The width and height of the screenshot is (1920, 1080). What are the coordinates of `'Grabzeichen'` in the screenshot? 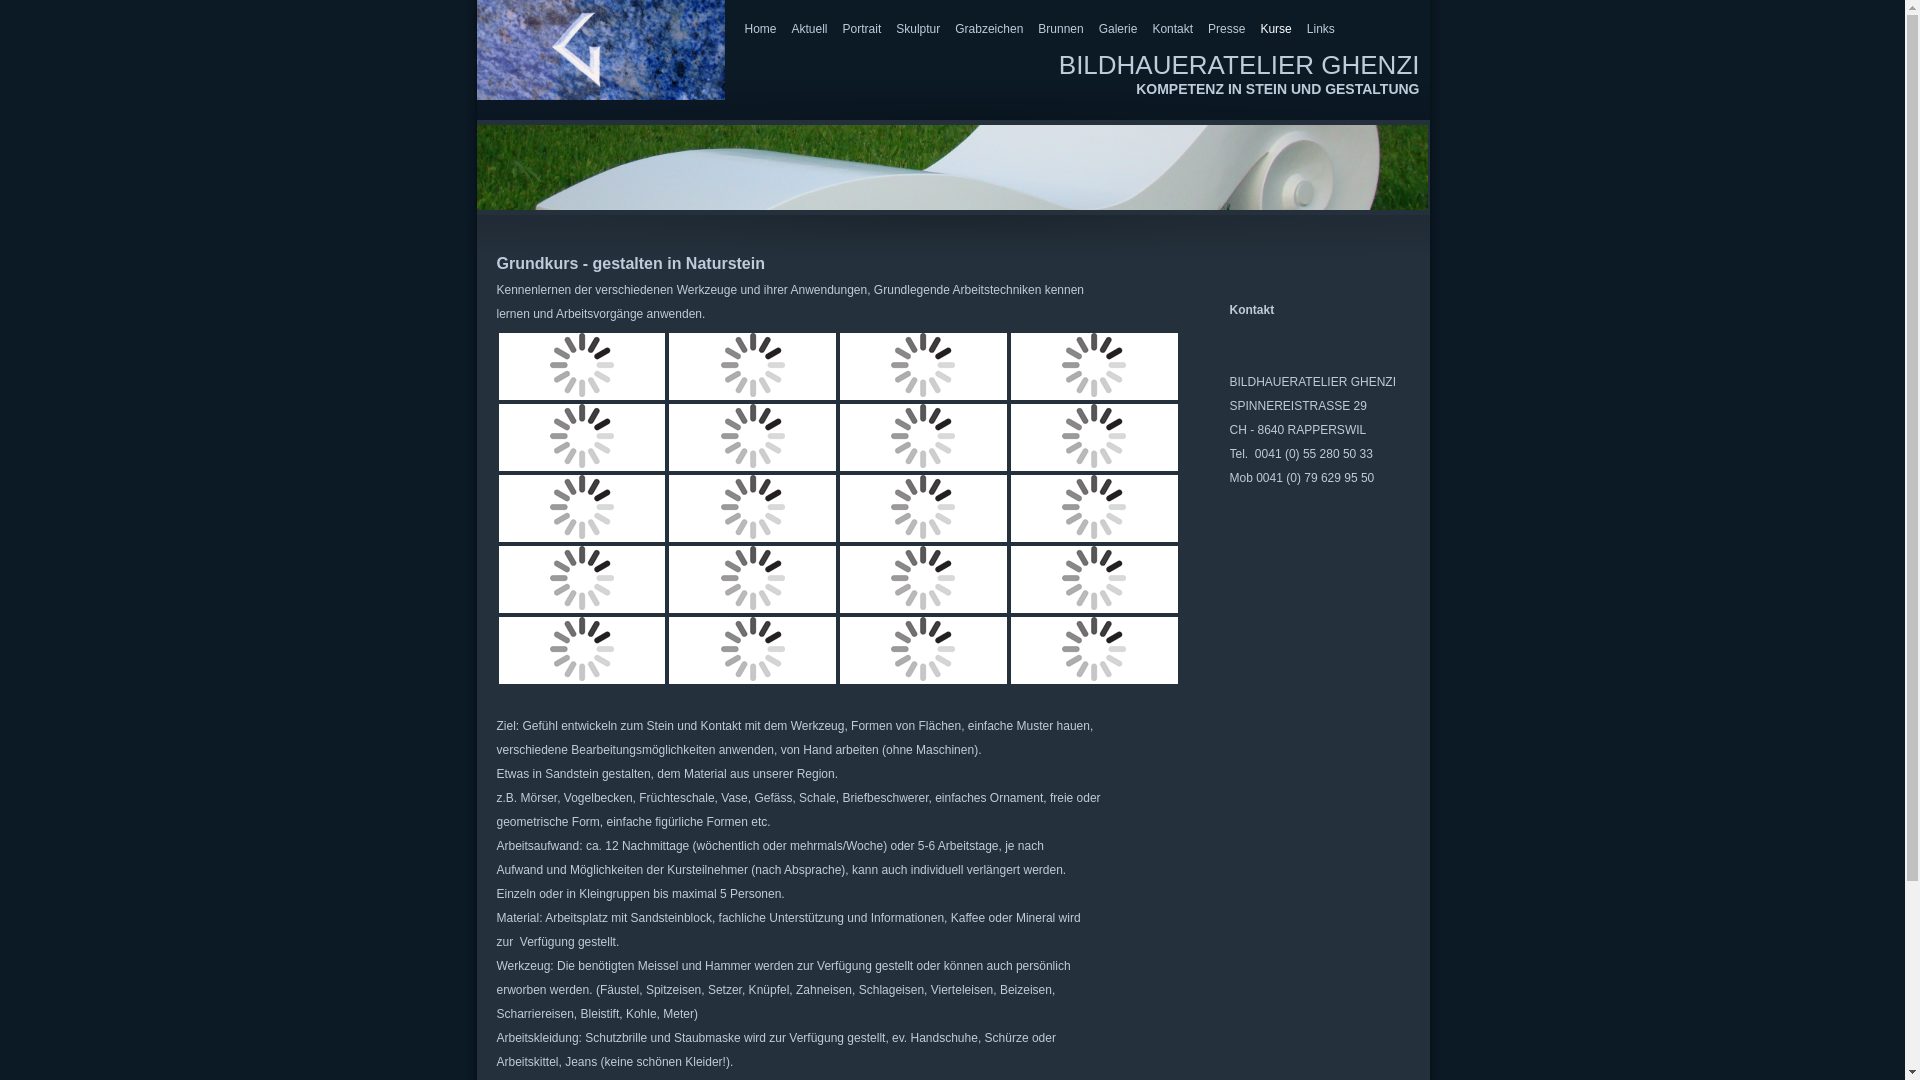 It's located at (954, 29).